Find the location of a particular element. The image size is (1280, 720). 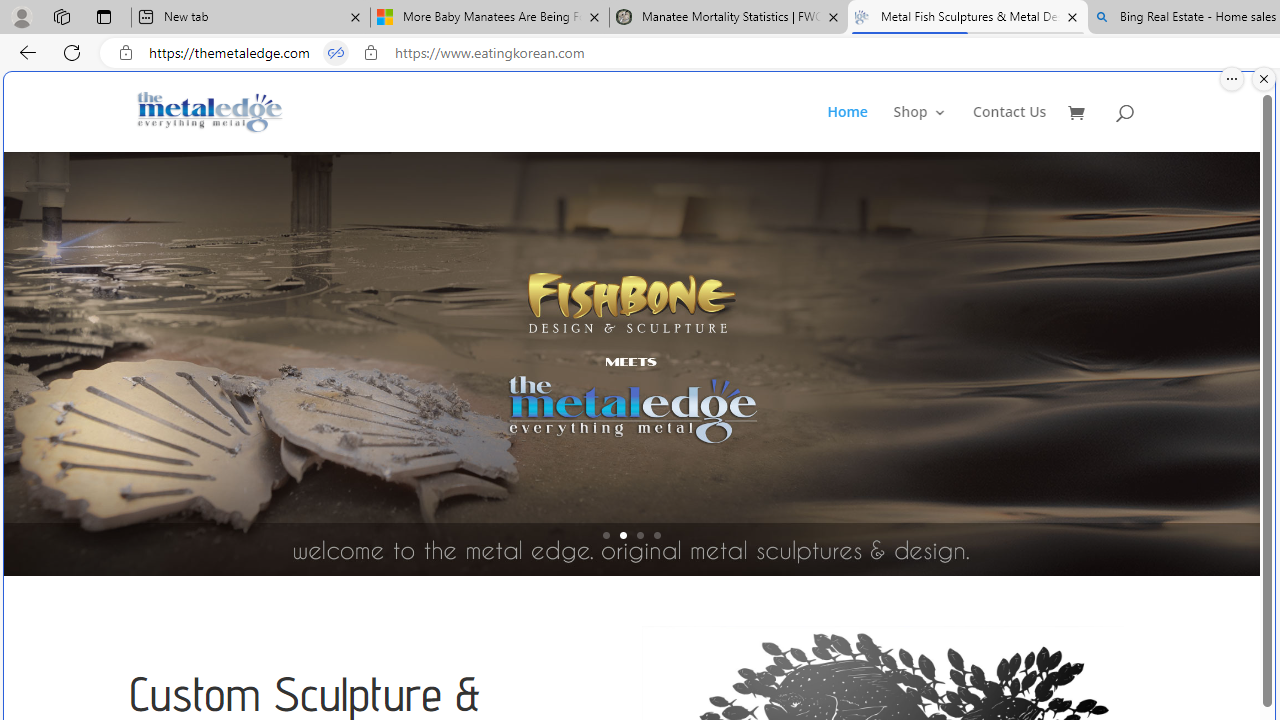

'Close split screen.' is located at coordinates (1263, 78).